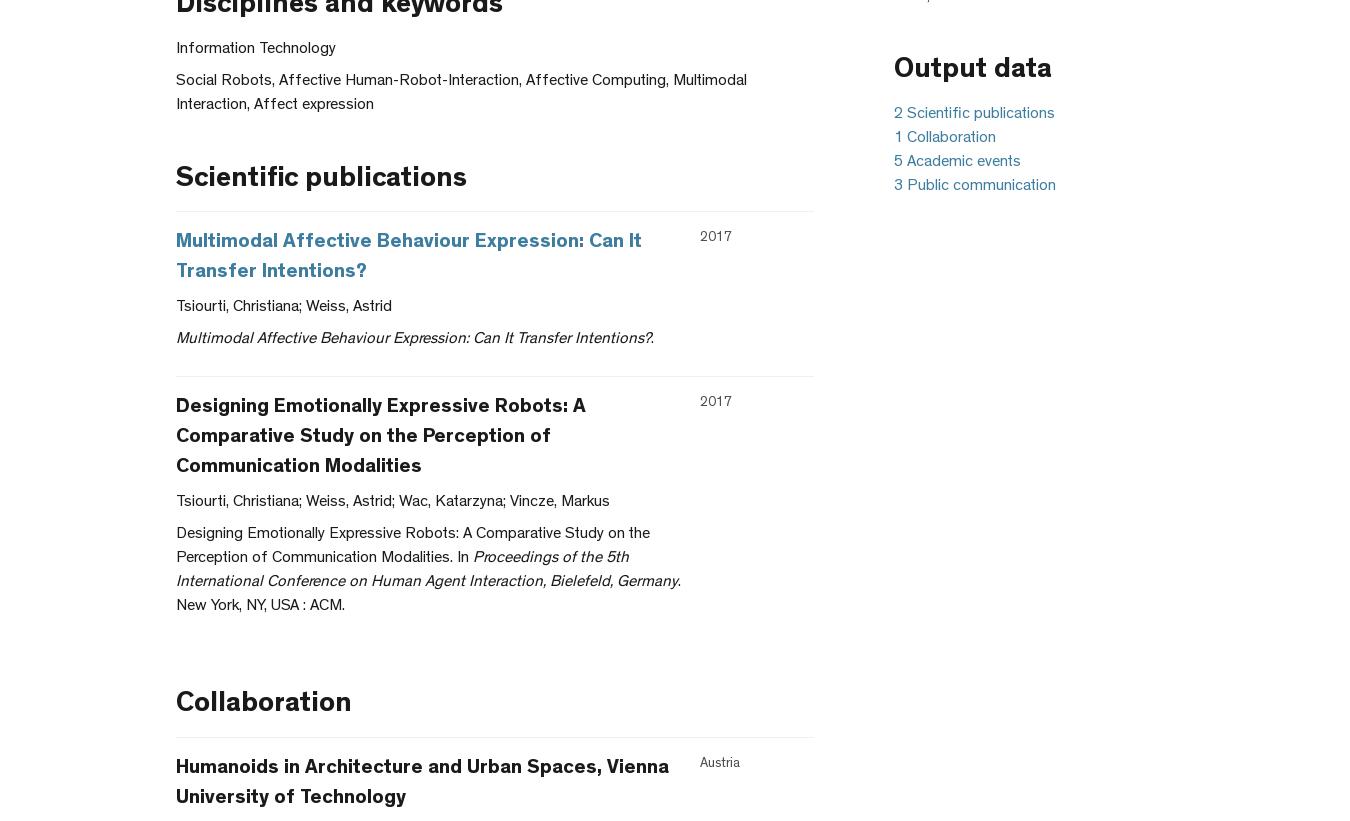 The width and height of the screenshot is (1350, 821). Describe the element at coordinates (320, 179) in the screenshot. I see `'Scientific publications'` at that location.